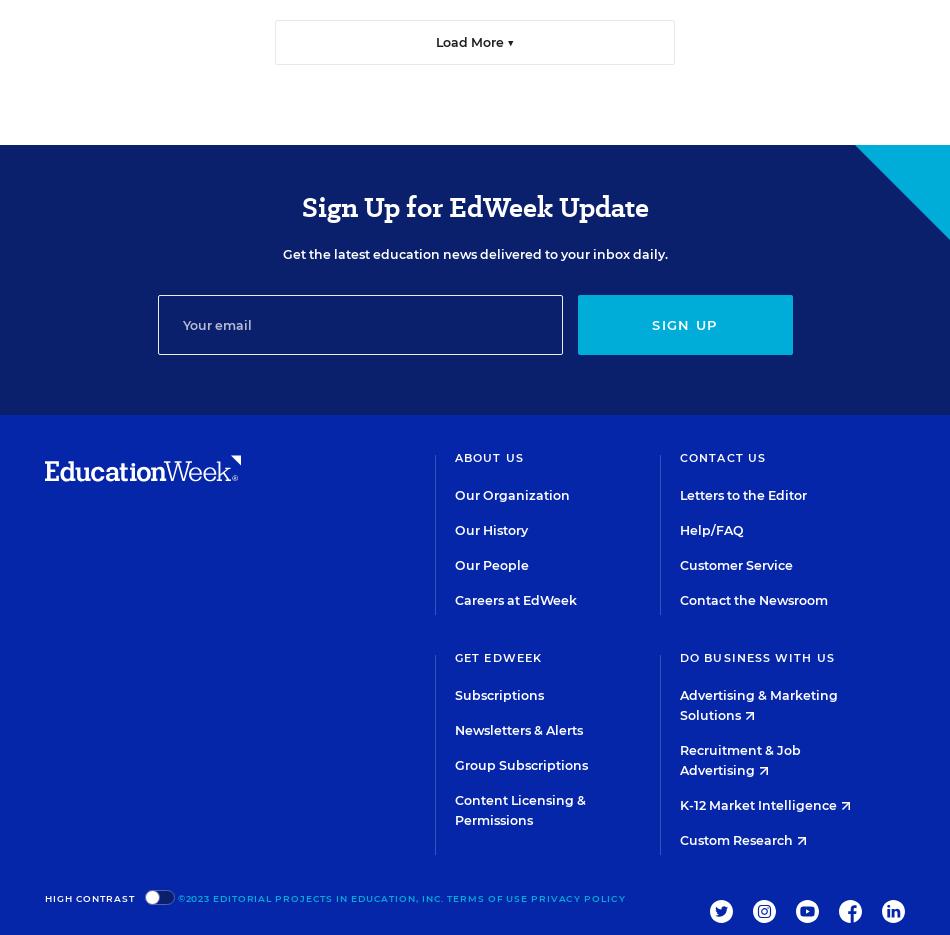 This screenshot has height=935, width=950. What do you see at coordinates (453, 810) in the screenshot?
I see `'Content Licensing & Permissions'` at bounding box center [453, 810].